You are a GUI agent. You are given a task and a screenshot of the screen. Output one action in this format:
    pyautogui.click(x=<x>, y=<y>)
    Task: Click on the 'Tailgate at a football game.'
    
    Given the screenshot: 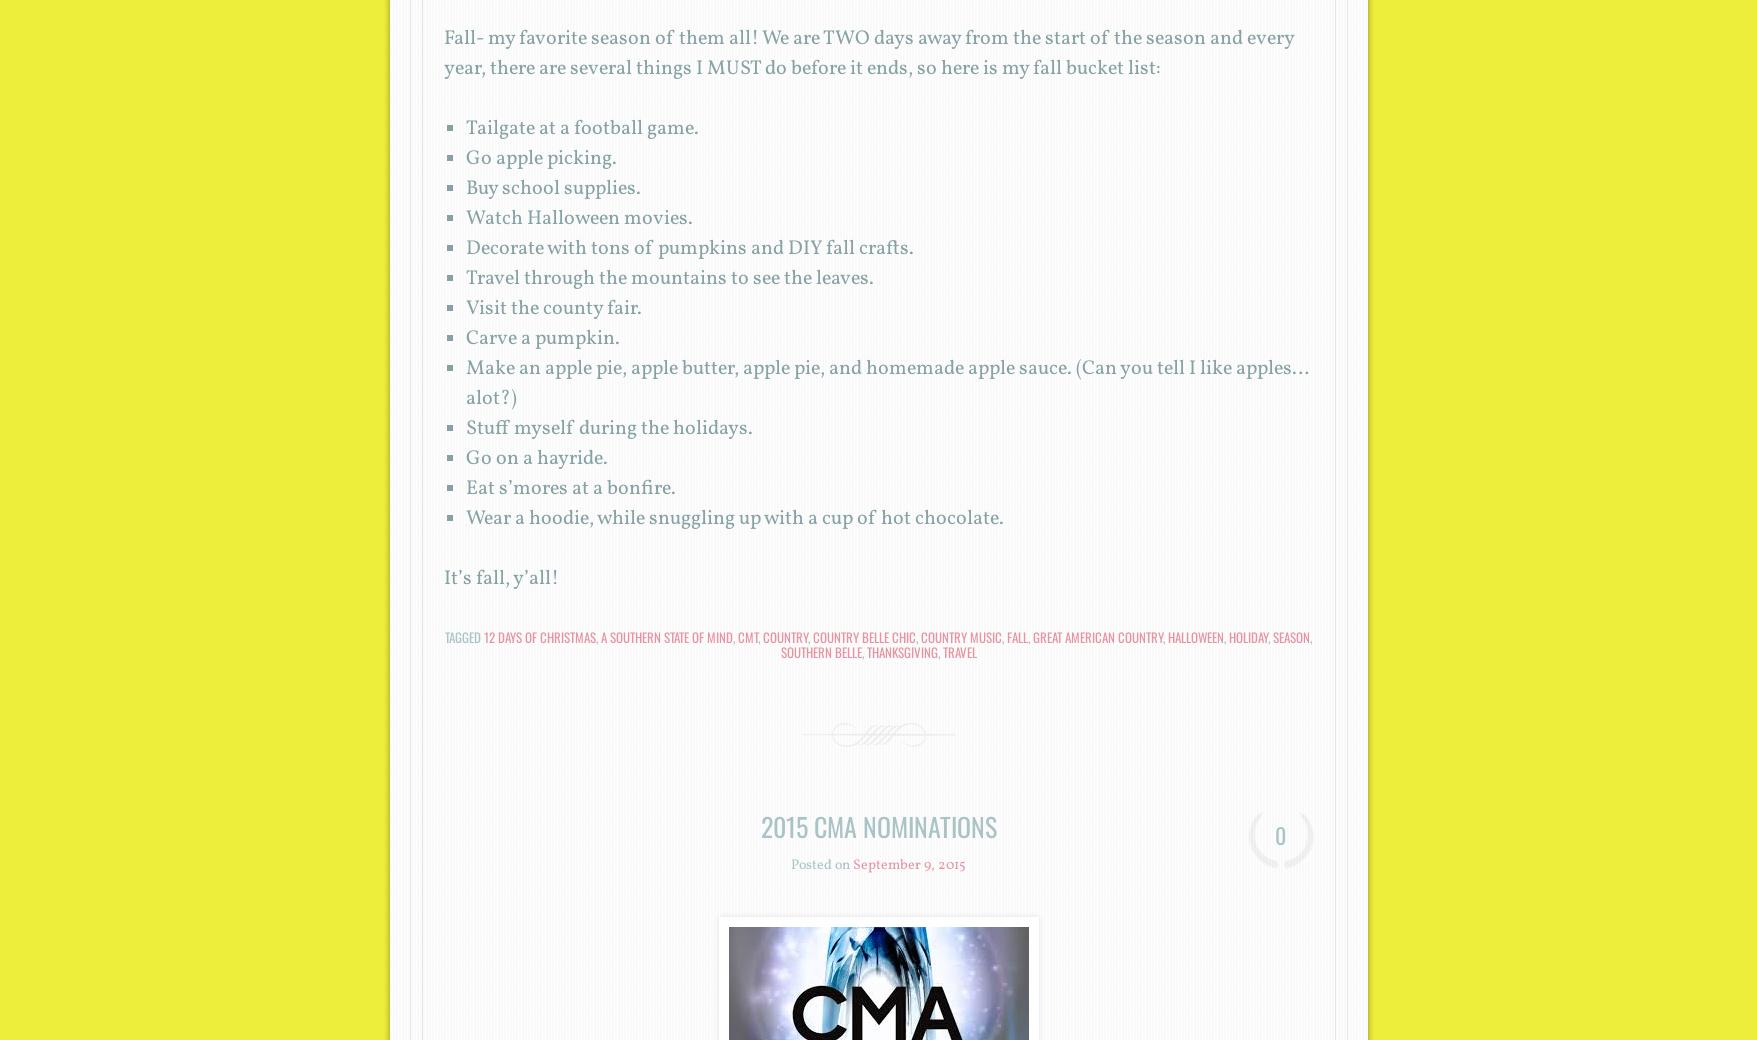 What is the action you would take?
    pyautogui.click(x=464, y=127)
    